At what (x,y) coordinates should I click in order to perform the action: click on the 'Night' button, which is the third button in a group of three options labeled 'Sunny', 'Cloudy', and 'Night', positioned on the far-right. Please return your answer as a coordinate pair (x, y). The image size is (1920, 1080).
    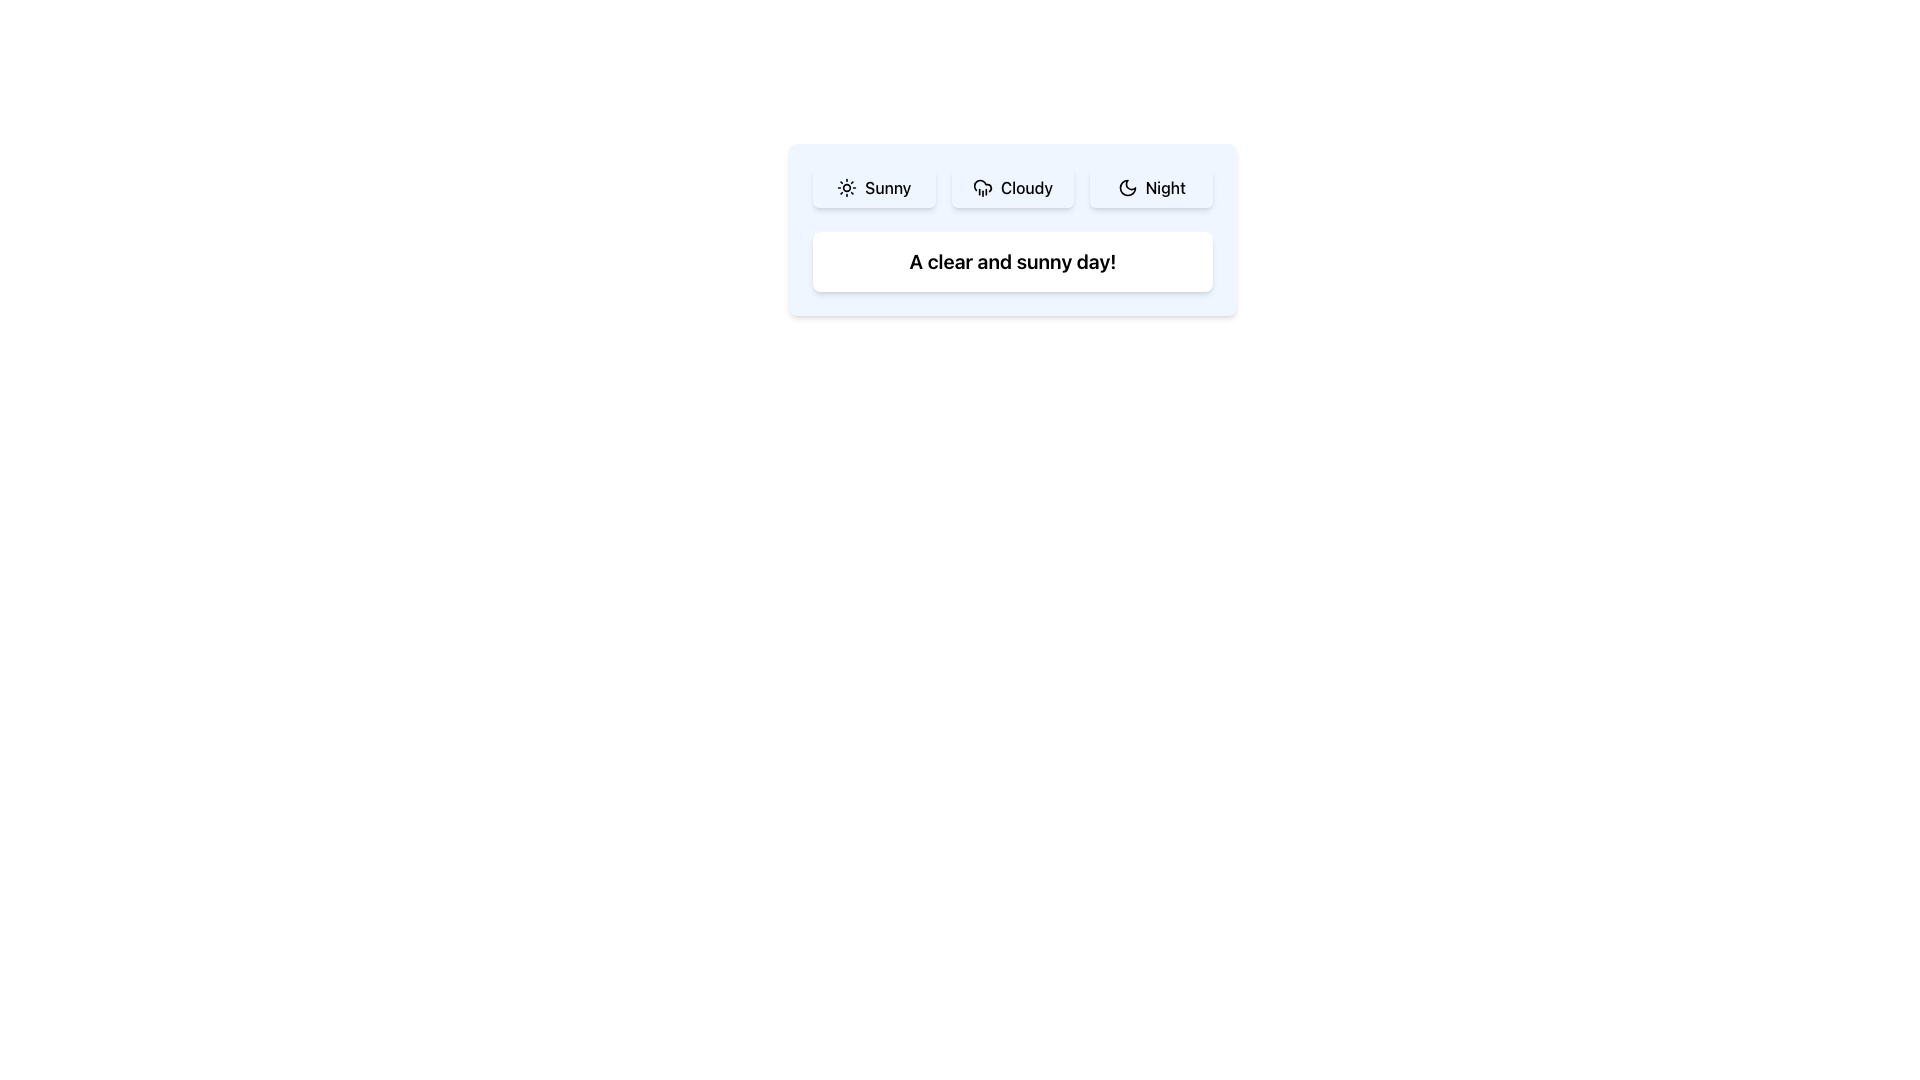
    Looking at the image, I should click on (1151, 188).